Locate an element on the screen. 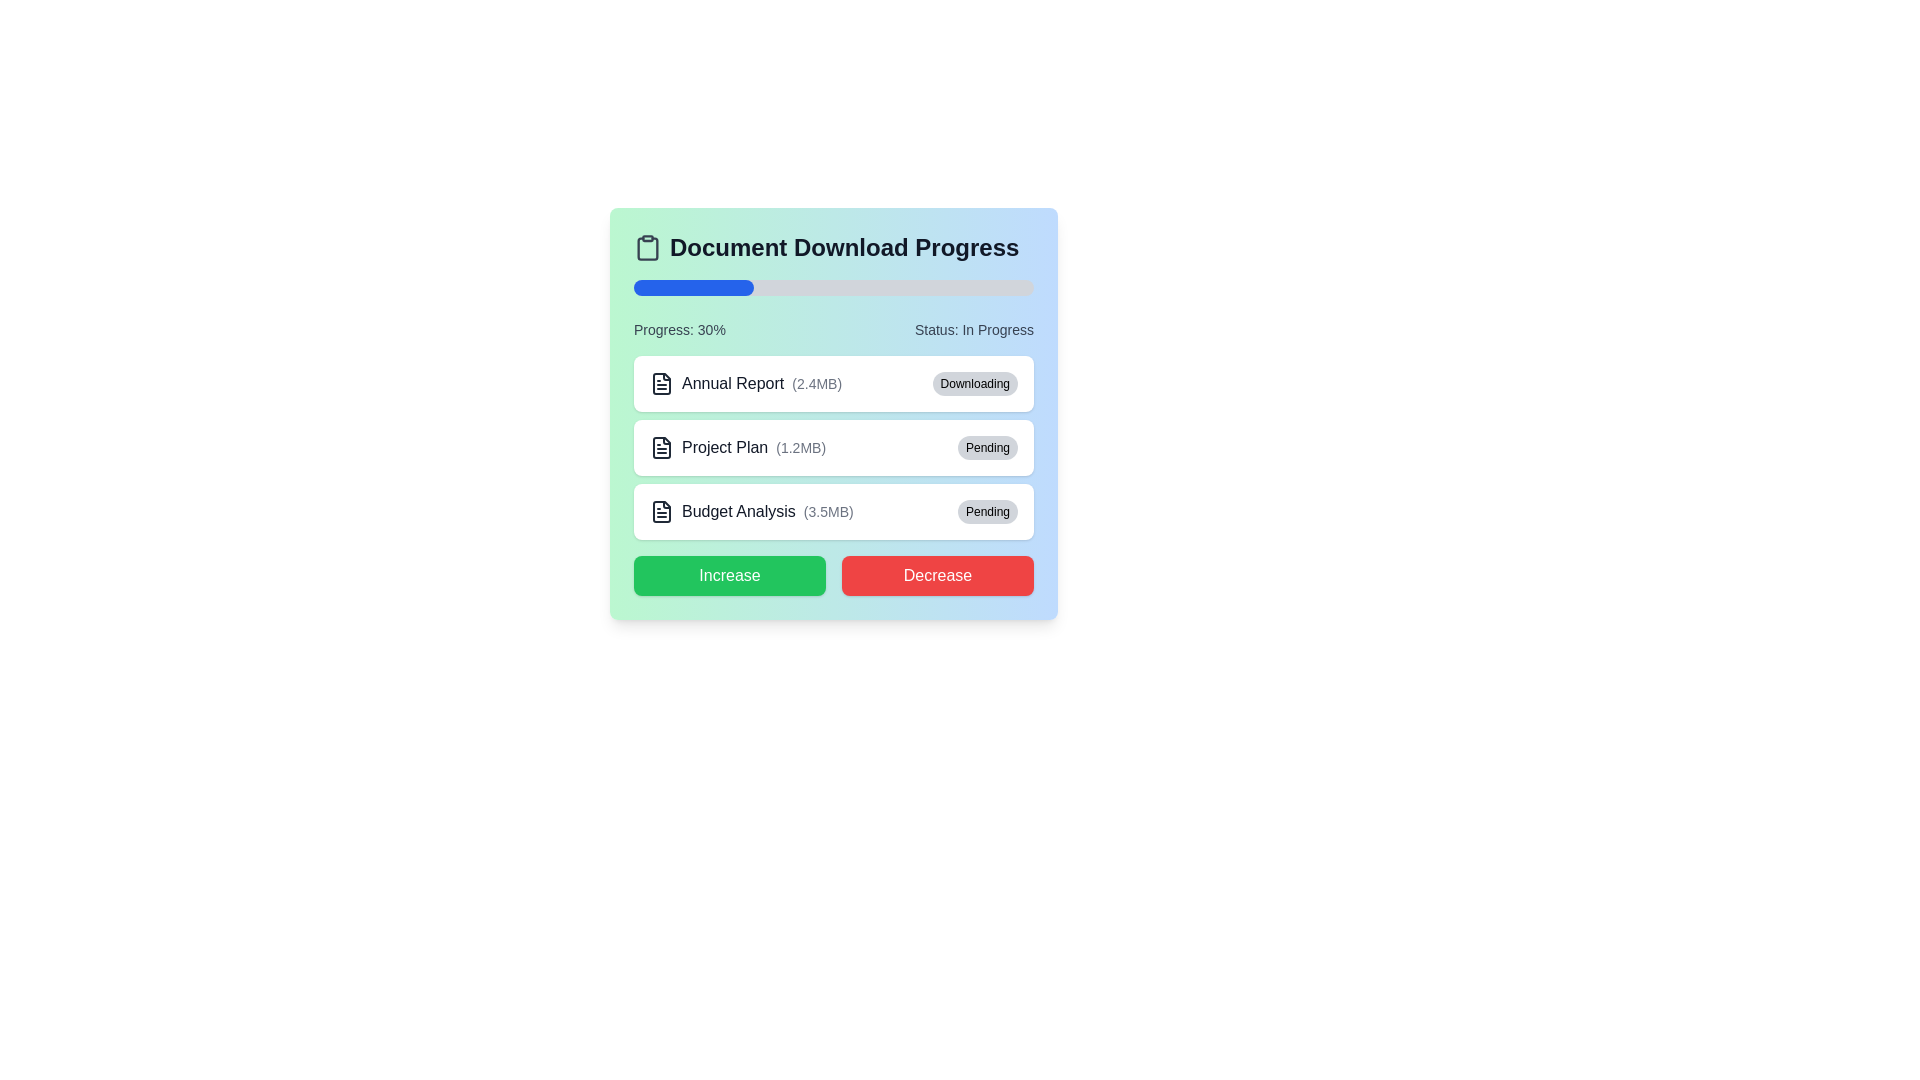  text label 'Project Plan' which is displayed in bold dark gray font, located below 'Annual Report (2.4MB)' and above 'Budget Analysis (3.5MB)' is located at coordinates (724, 446).